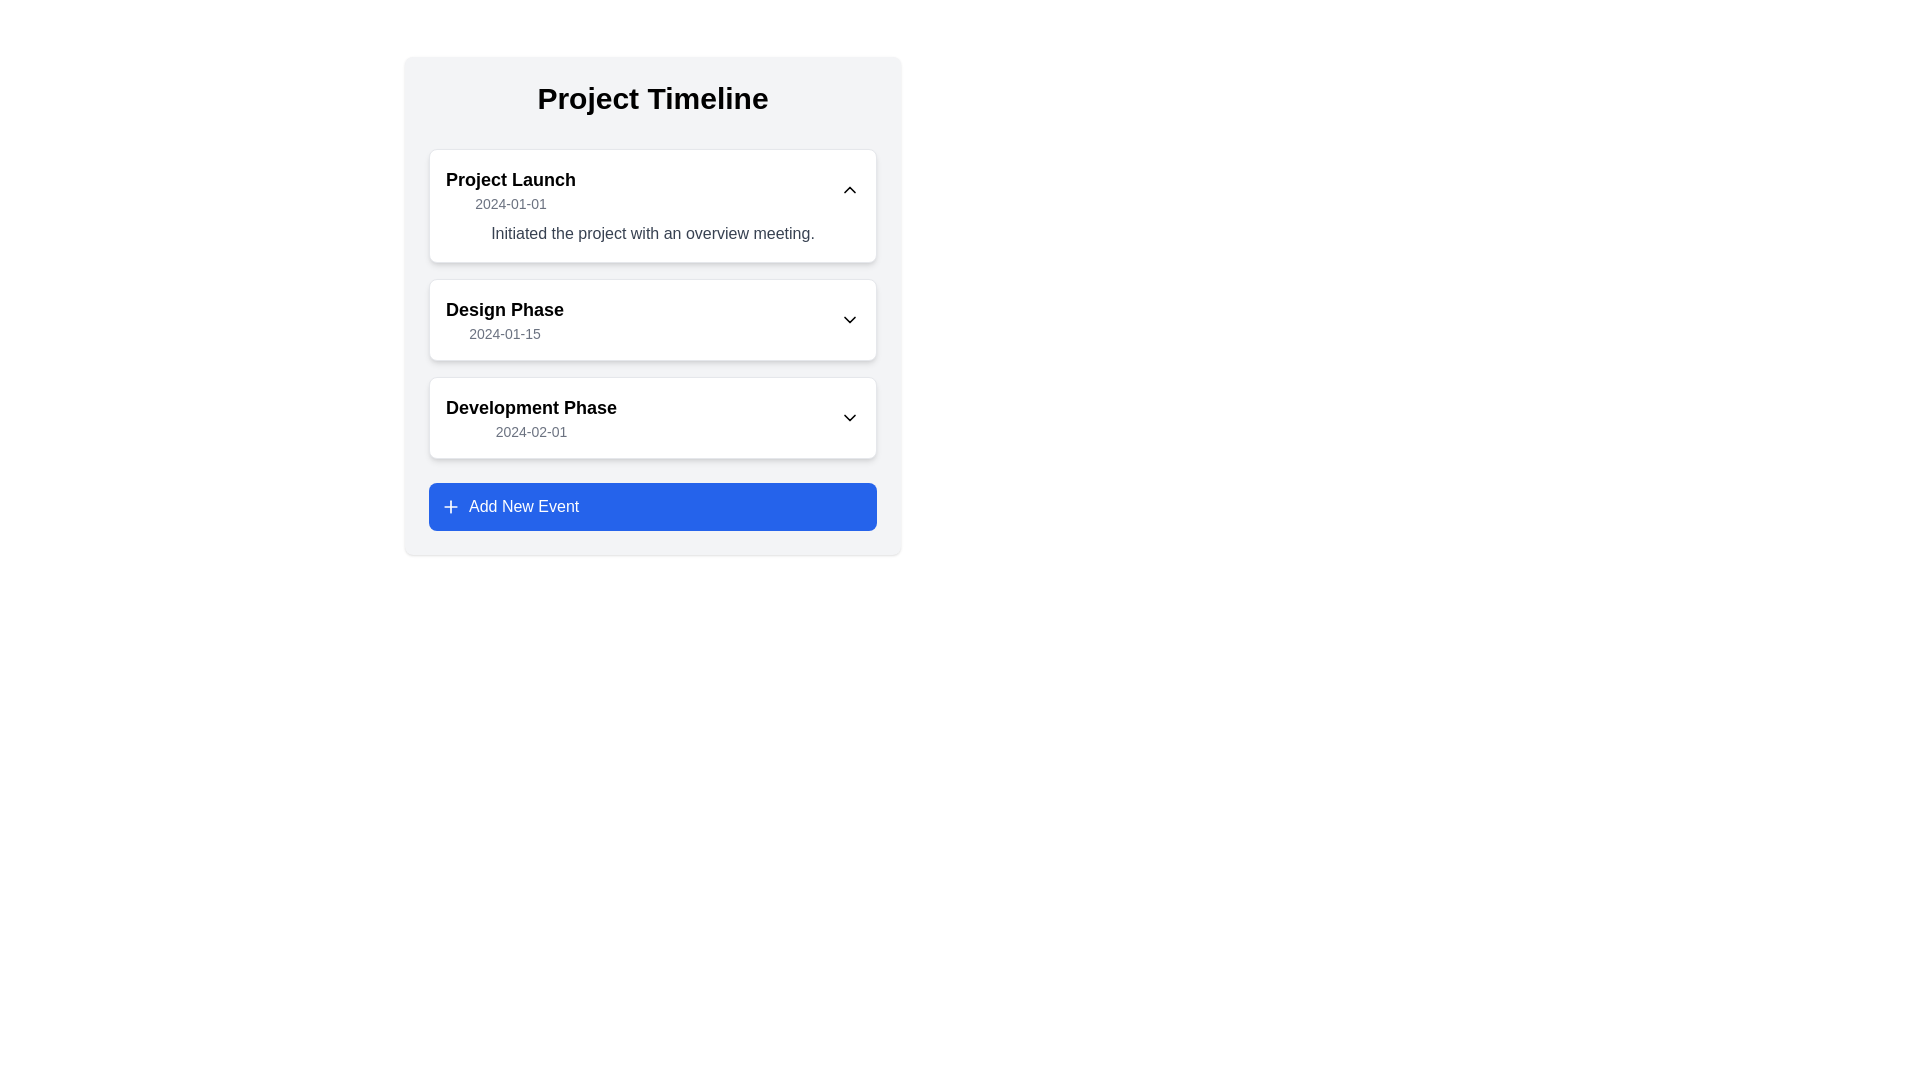  What do you see at coordinates (504, 319) in the screenshot?
I see `the Text Display element titled 'Design Phase' which includes a subtitle with the date '2024-01-15', located in the project timeline interface` at bounding box center [504, 319].